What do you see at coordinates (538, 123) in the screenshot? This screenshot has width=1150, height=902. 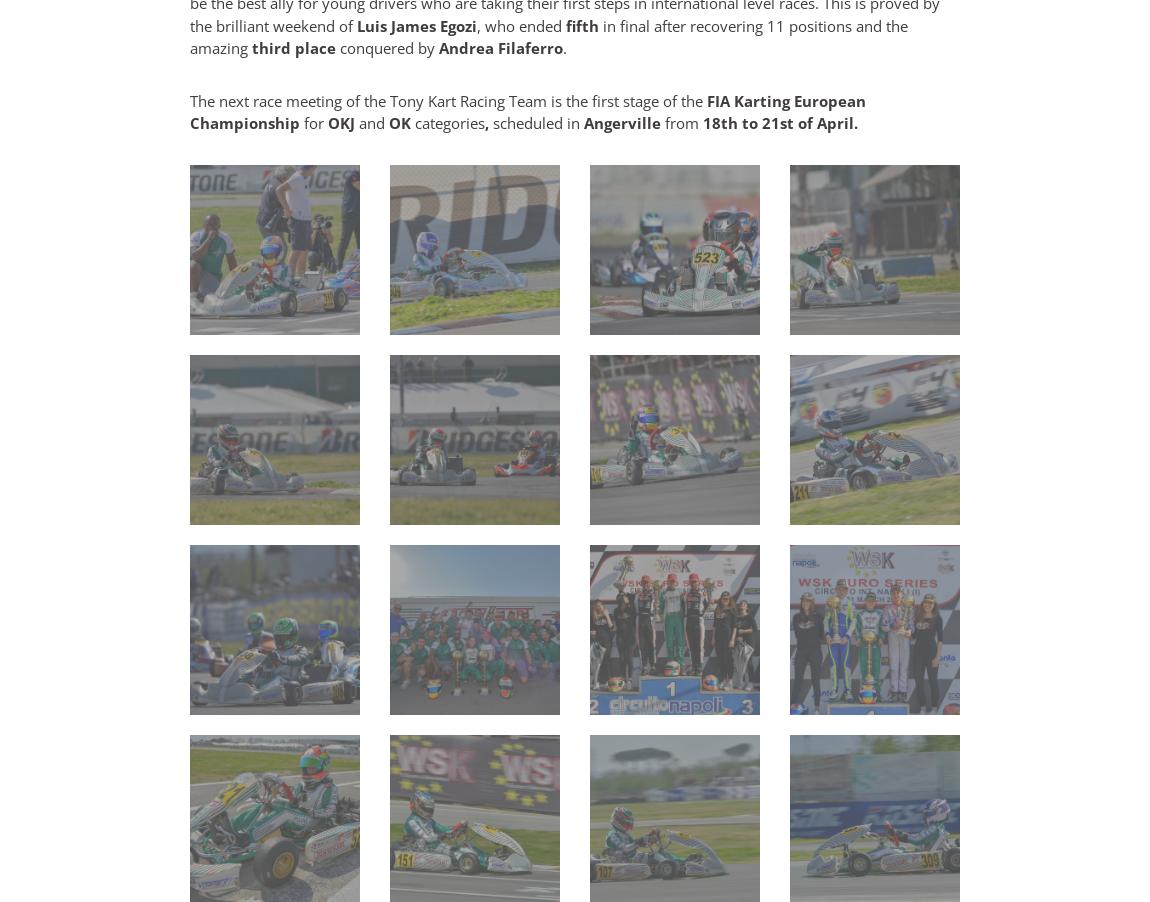 I see `'scheduled in'` at bounding box center [538, 123].